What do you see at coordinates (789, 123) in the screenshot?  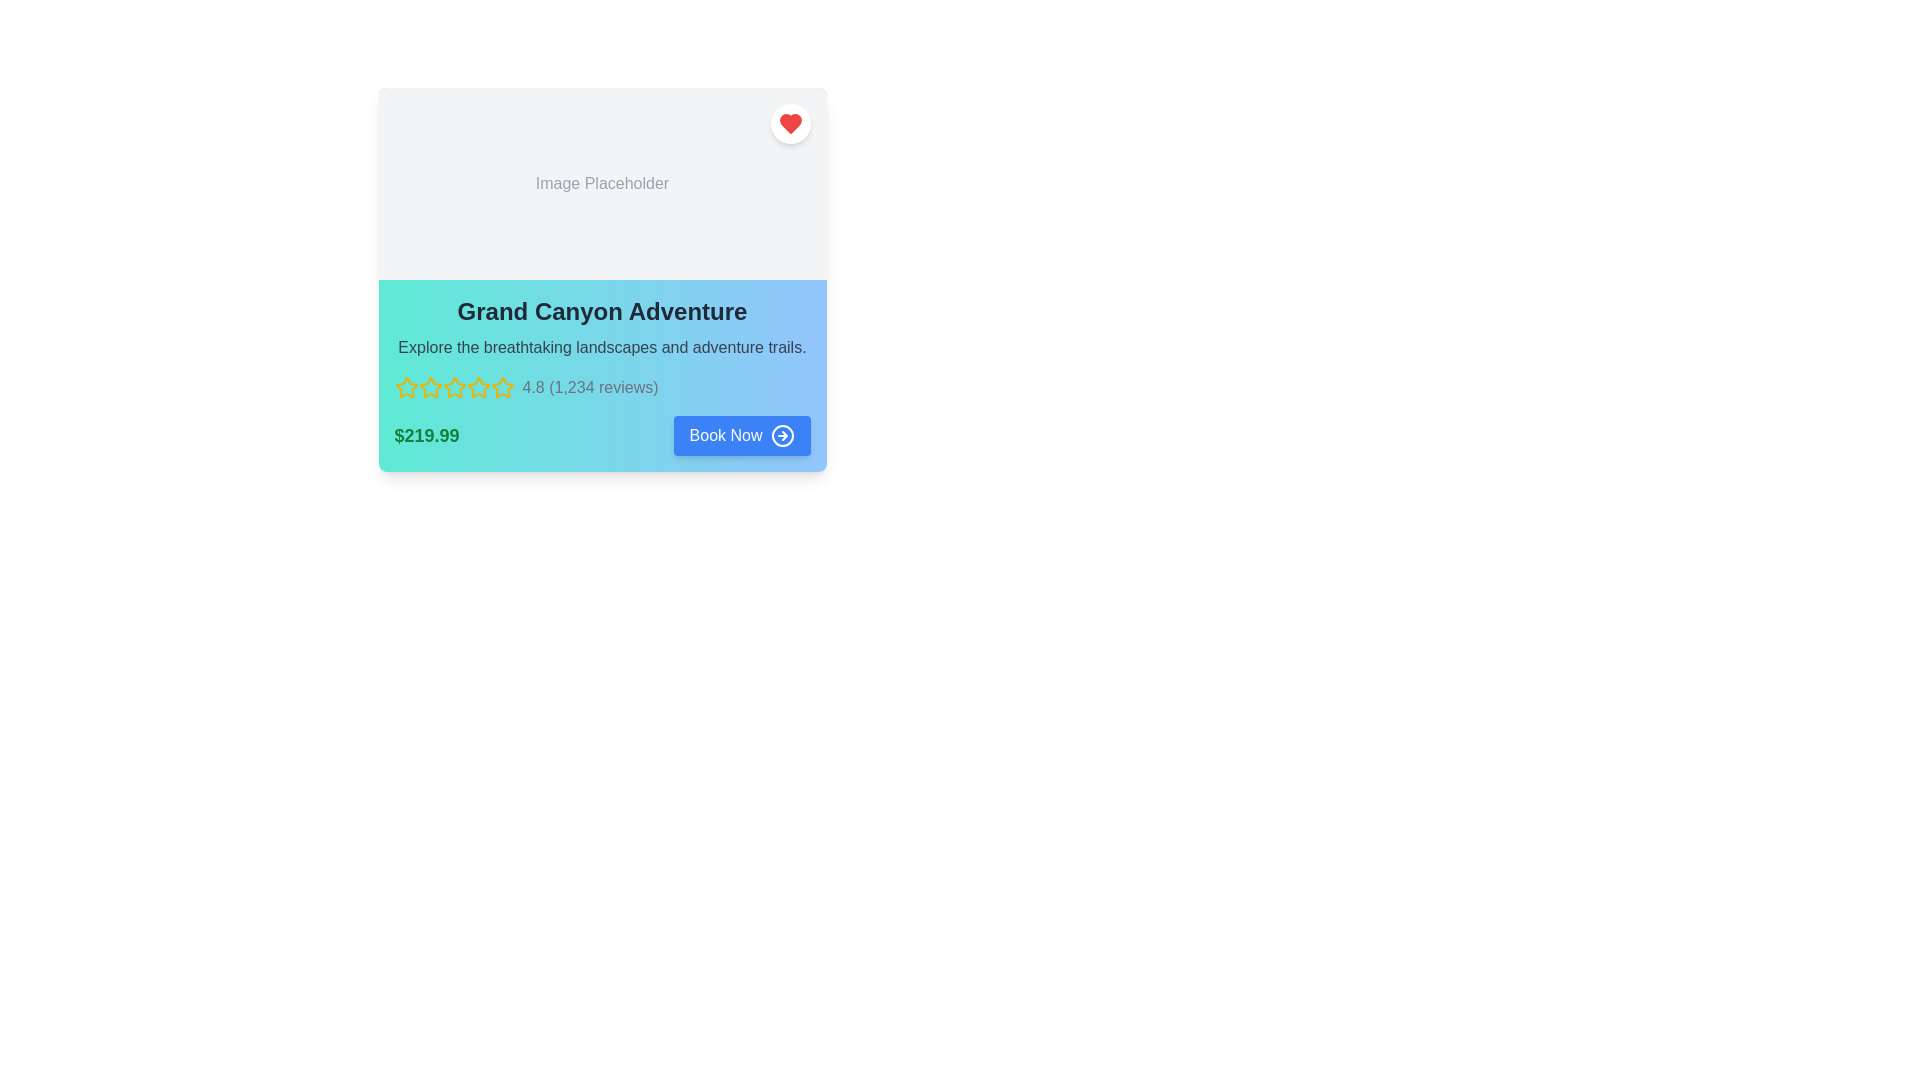 I see `the favorite or like icon located in the top-right corner of the card layout, above the 'Grand Canyon Adventure' title, to trigger the tooltip` at bounding box center [789, 123].